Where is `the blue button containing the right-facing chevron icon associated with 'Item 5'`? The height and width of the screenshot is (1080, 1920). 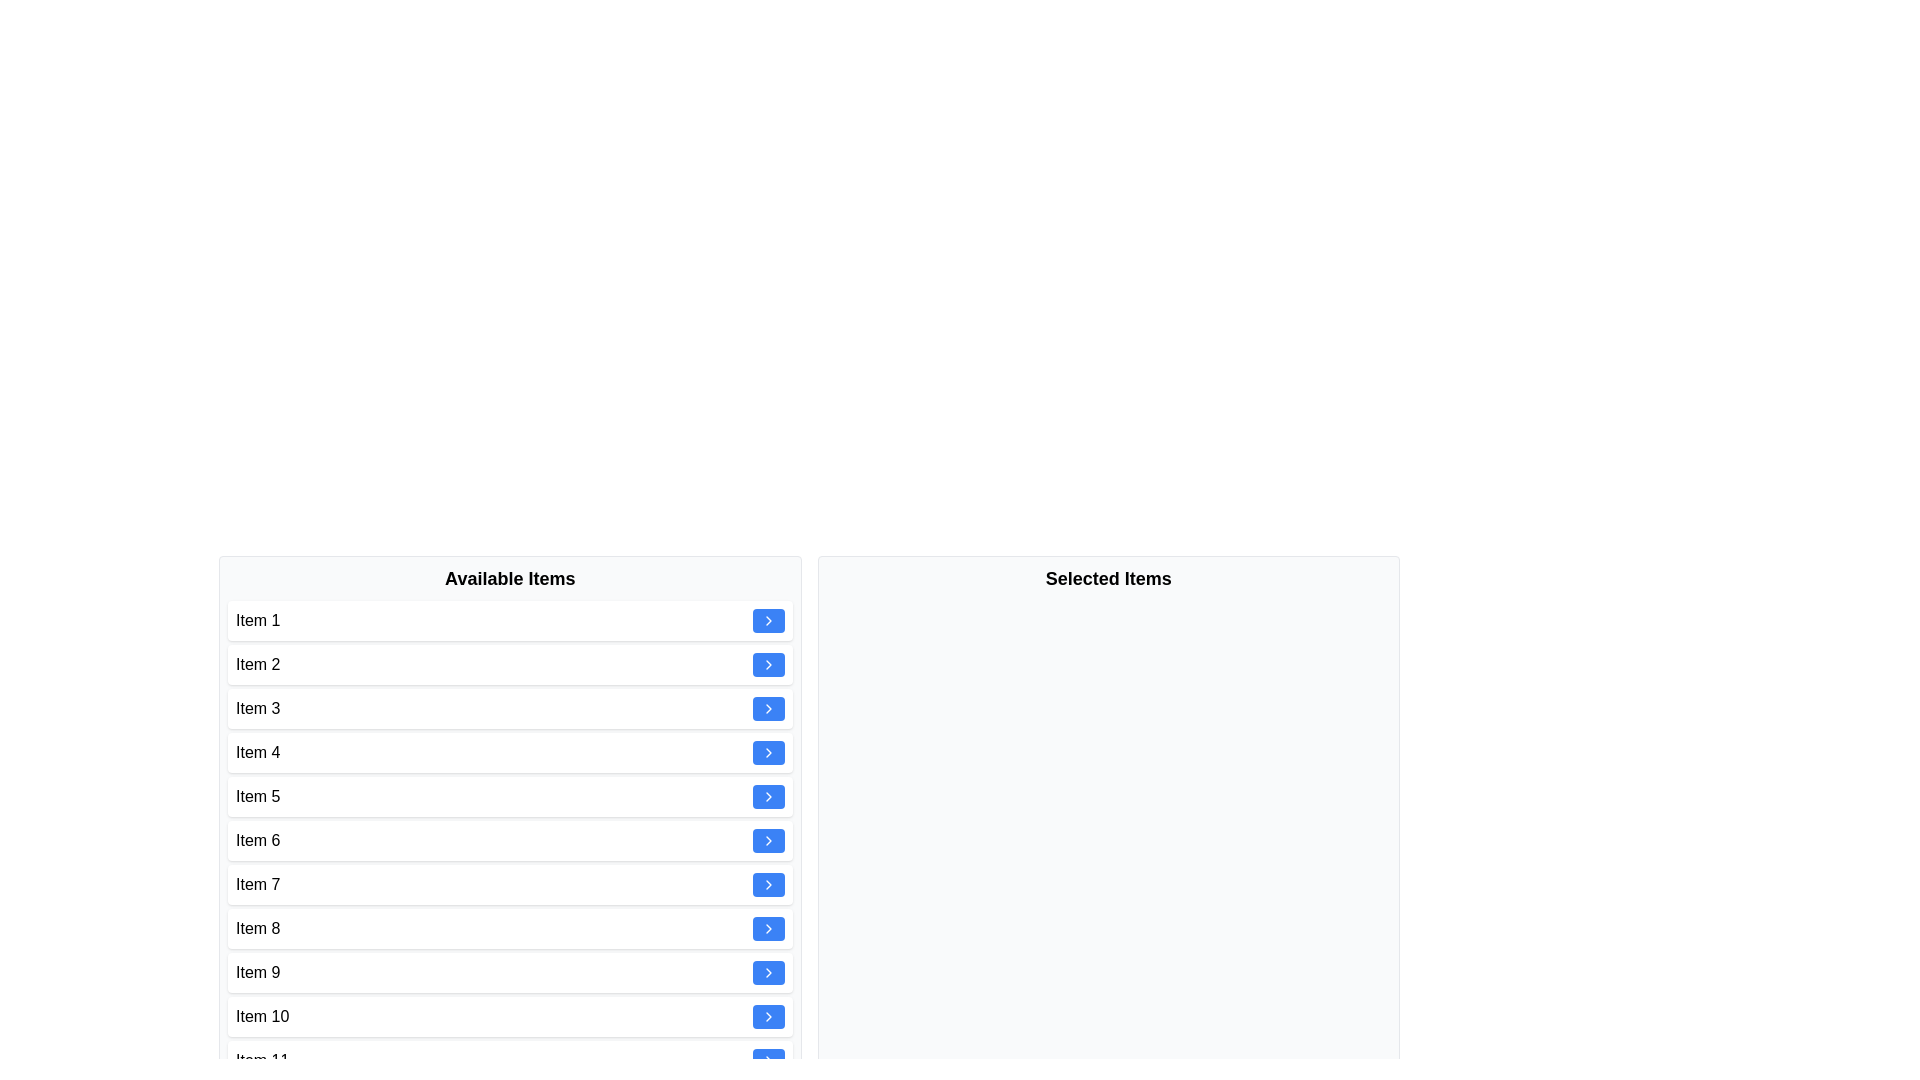 the blue button containing the right-facing chevron icon associated with 'Item 5' is located at coordinates (767, 708).